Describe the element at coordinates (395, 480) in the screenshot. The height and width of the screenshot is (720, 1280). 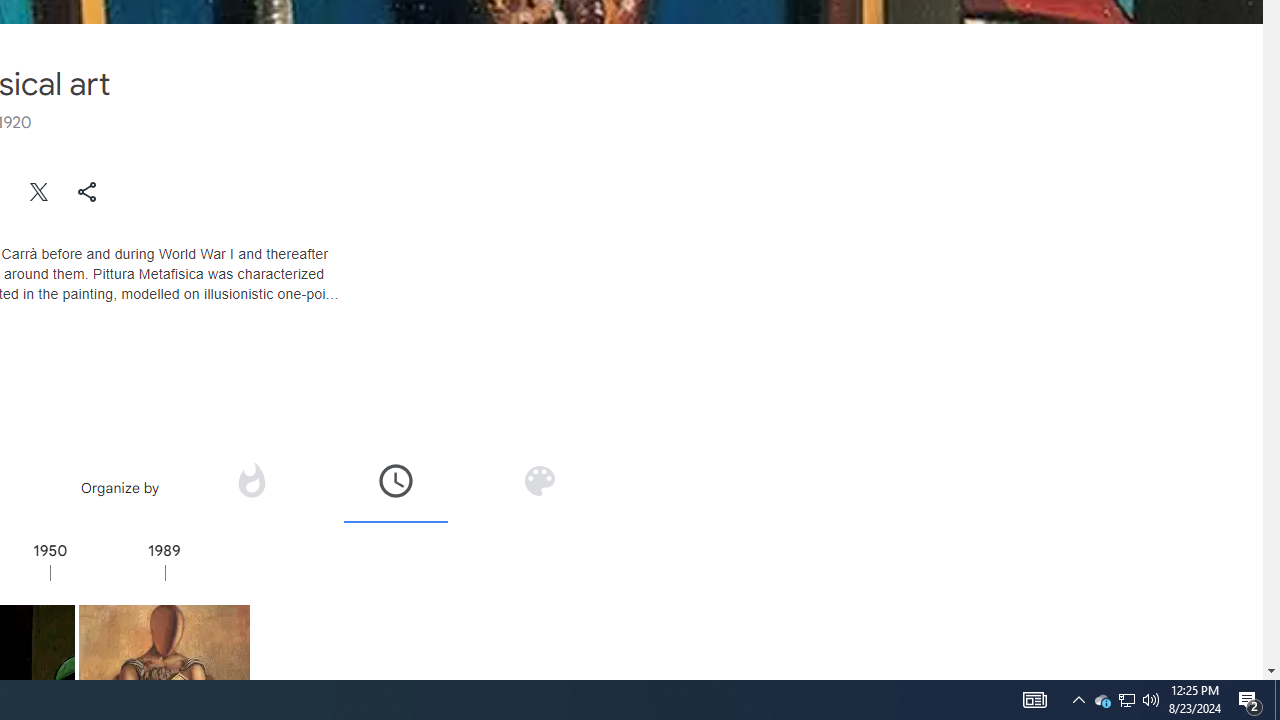
I see `'Organize by time'` at that location.